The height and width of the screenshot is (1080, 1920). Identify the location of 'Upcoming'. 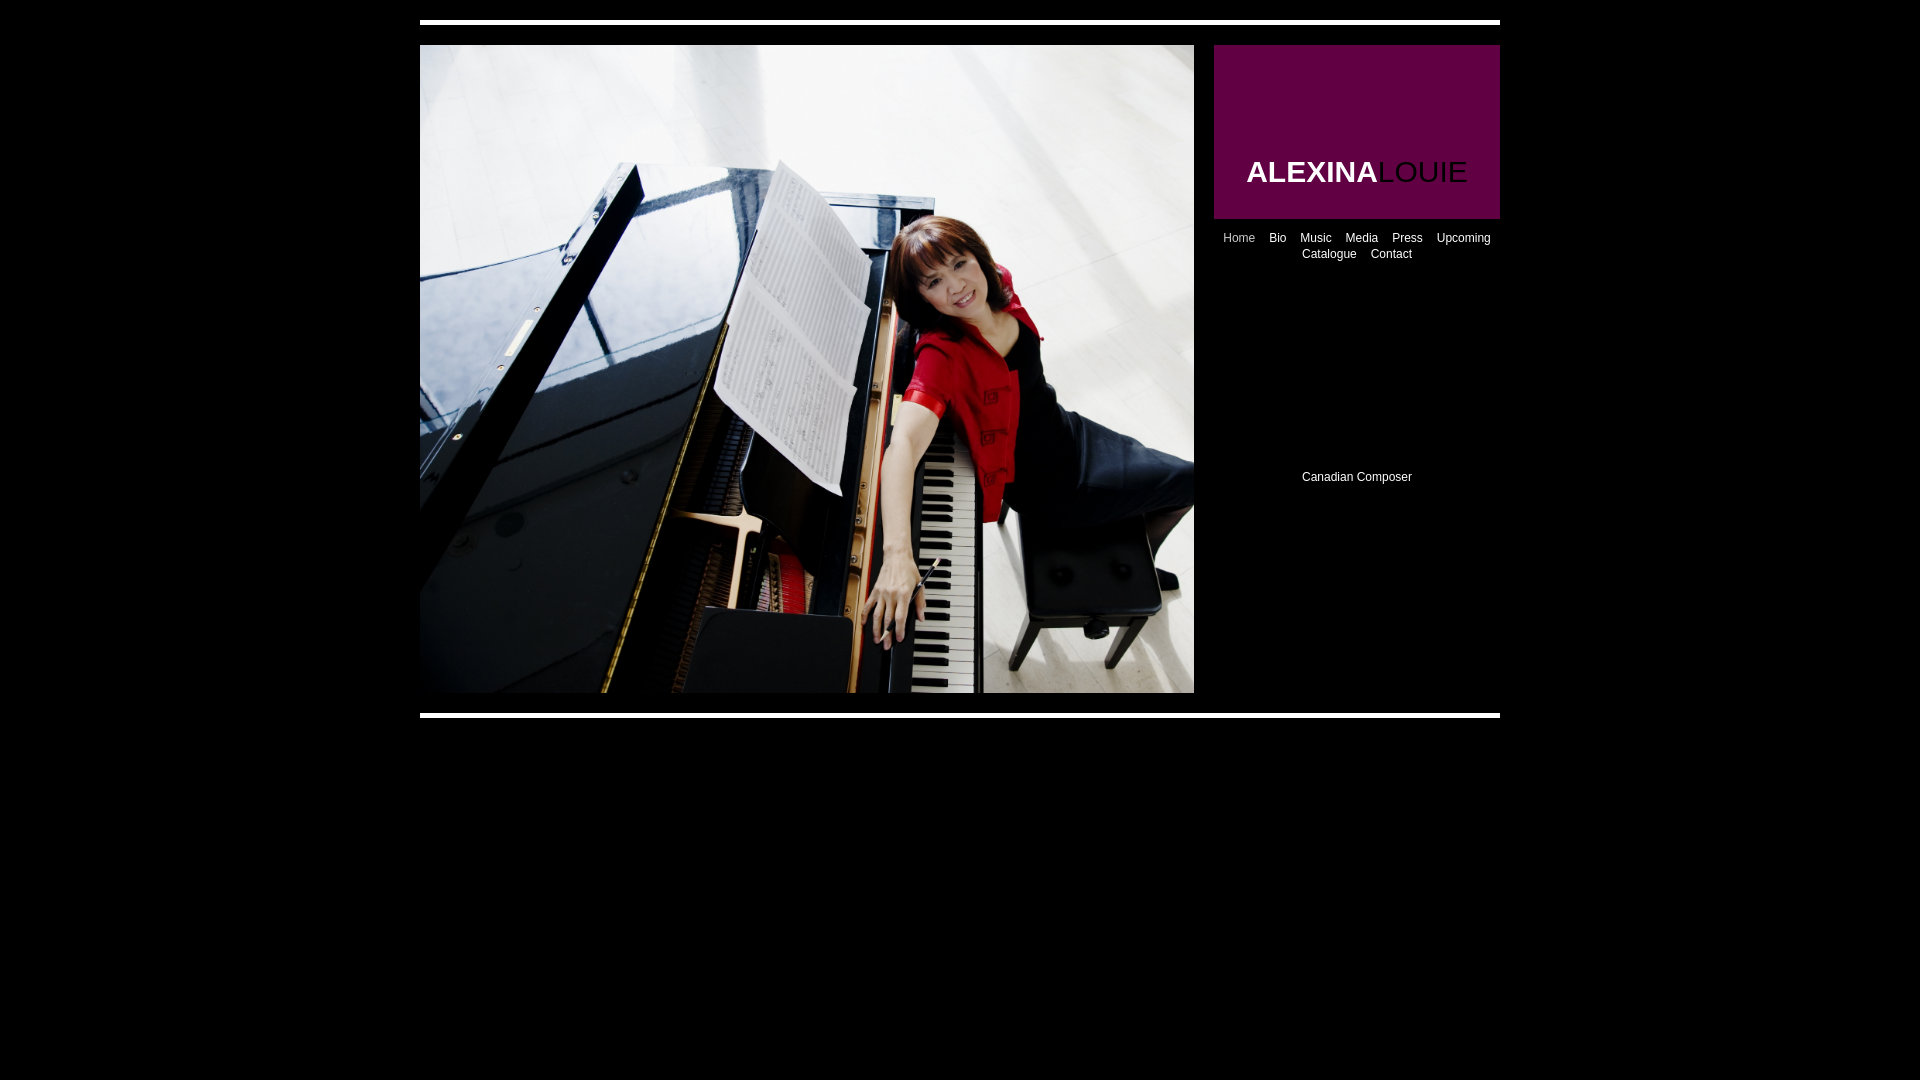
(1464, 237).